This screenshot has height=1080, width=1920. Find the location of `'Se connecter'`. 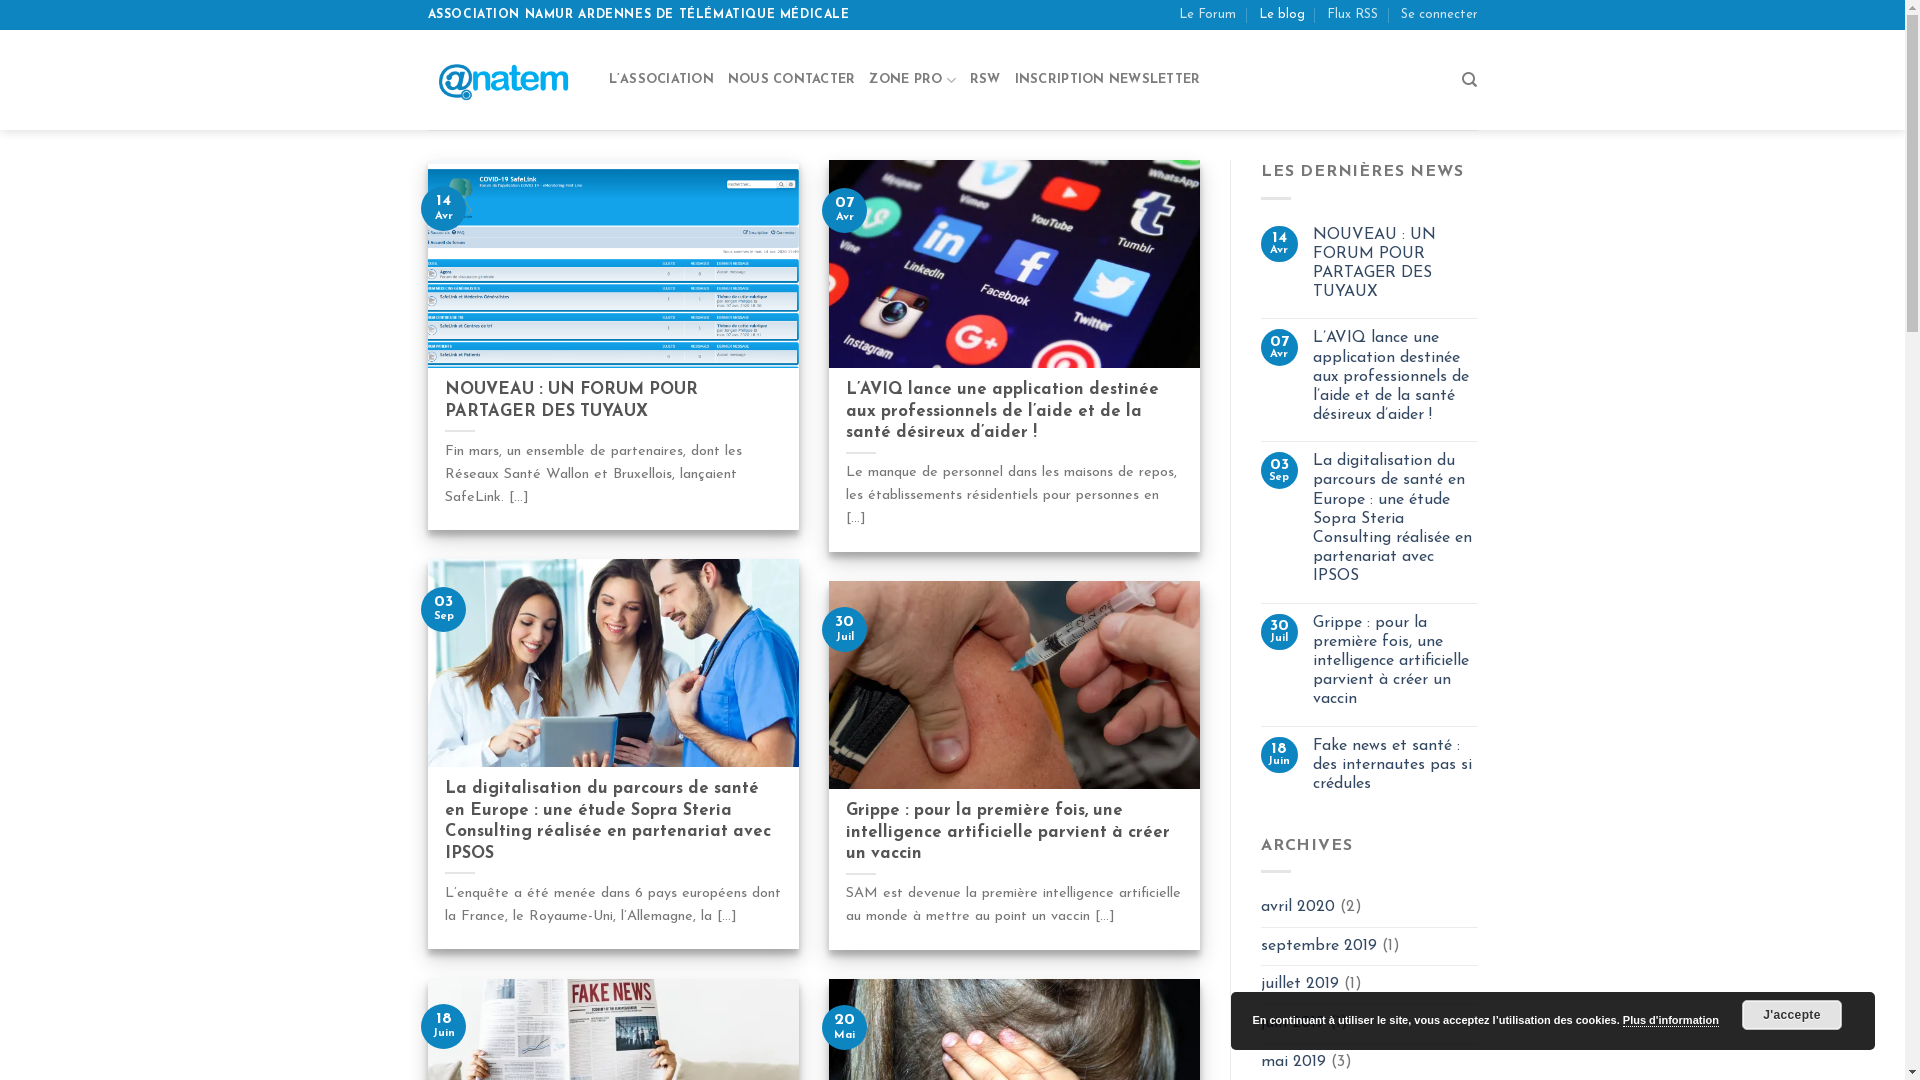

'Se connecter' is located at coordinates (1437, 15).